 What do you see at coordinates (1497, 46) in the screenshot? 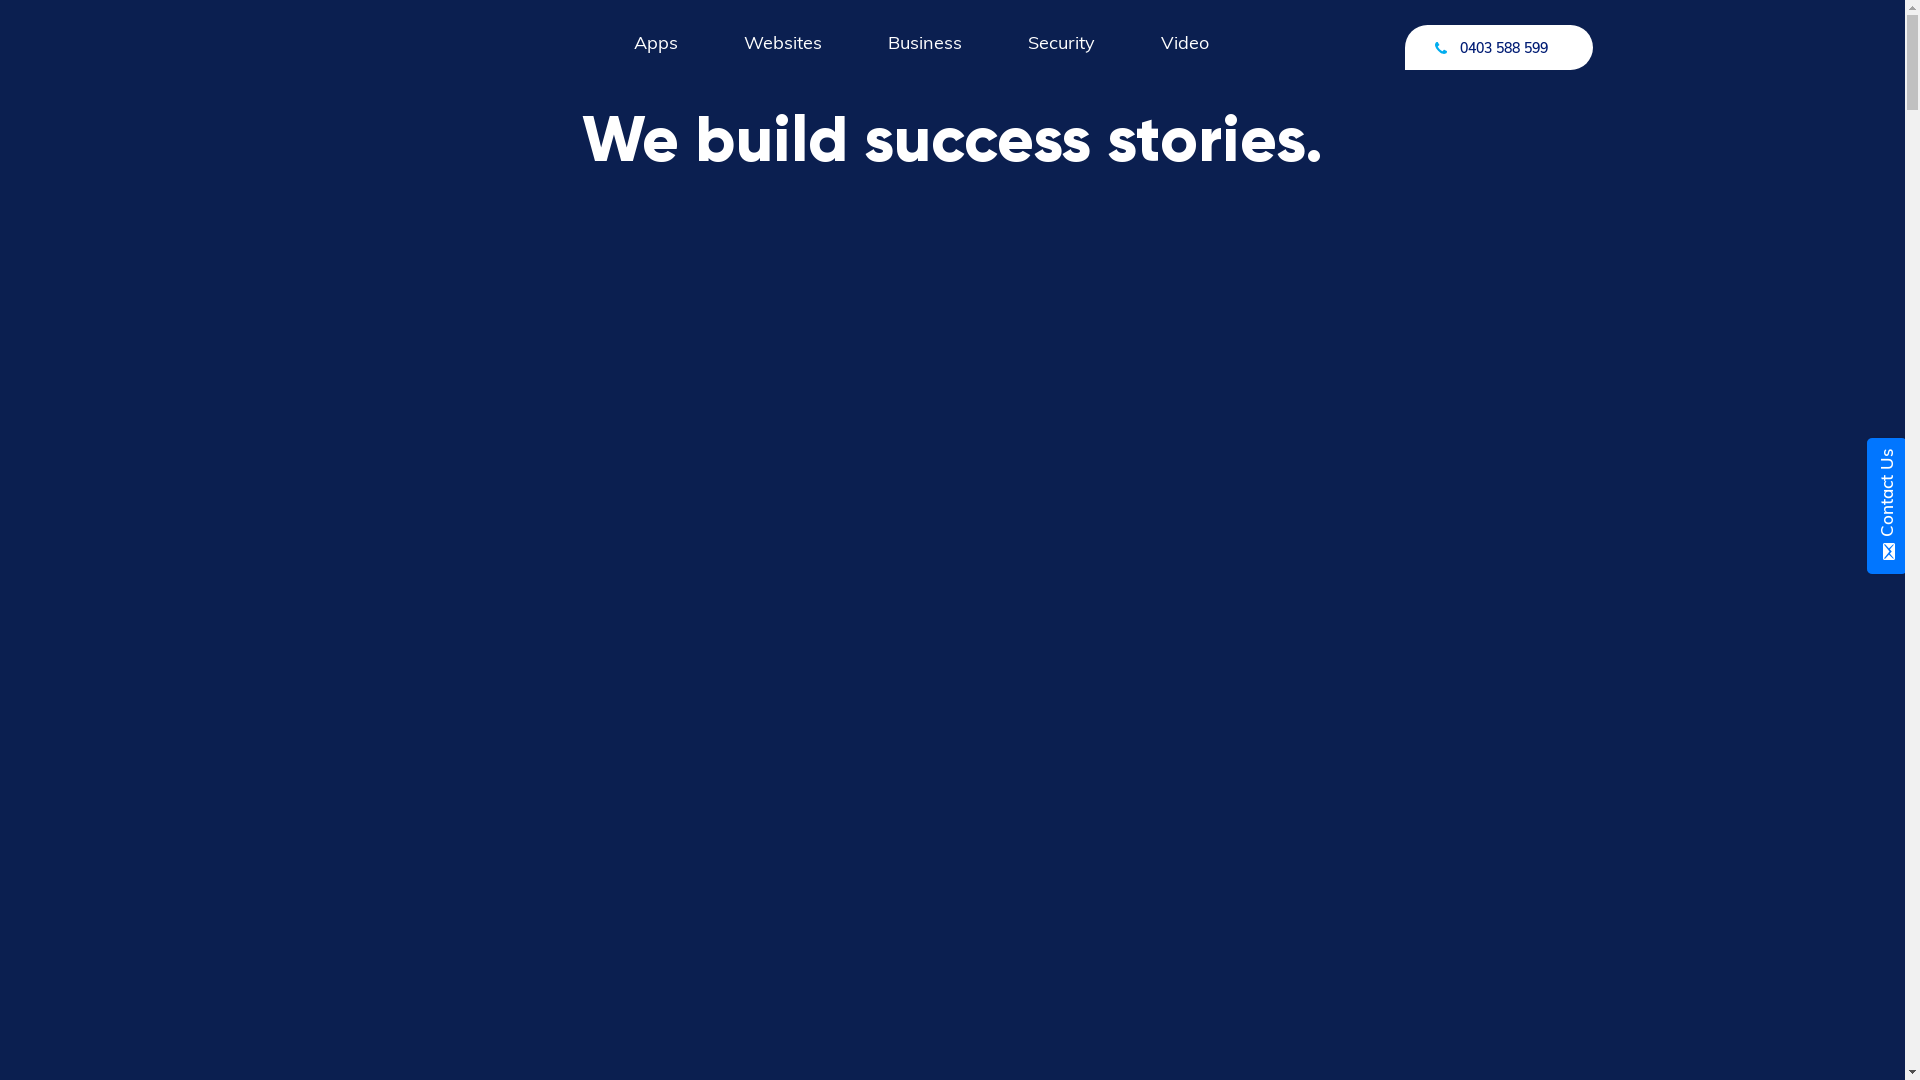
I see `'0403 588 599'` at bounding box center [1497, 46].